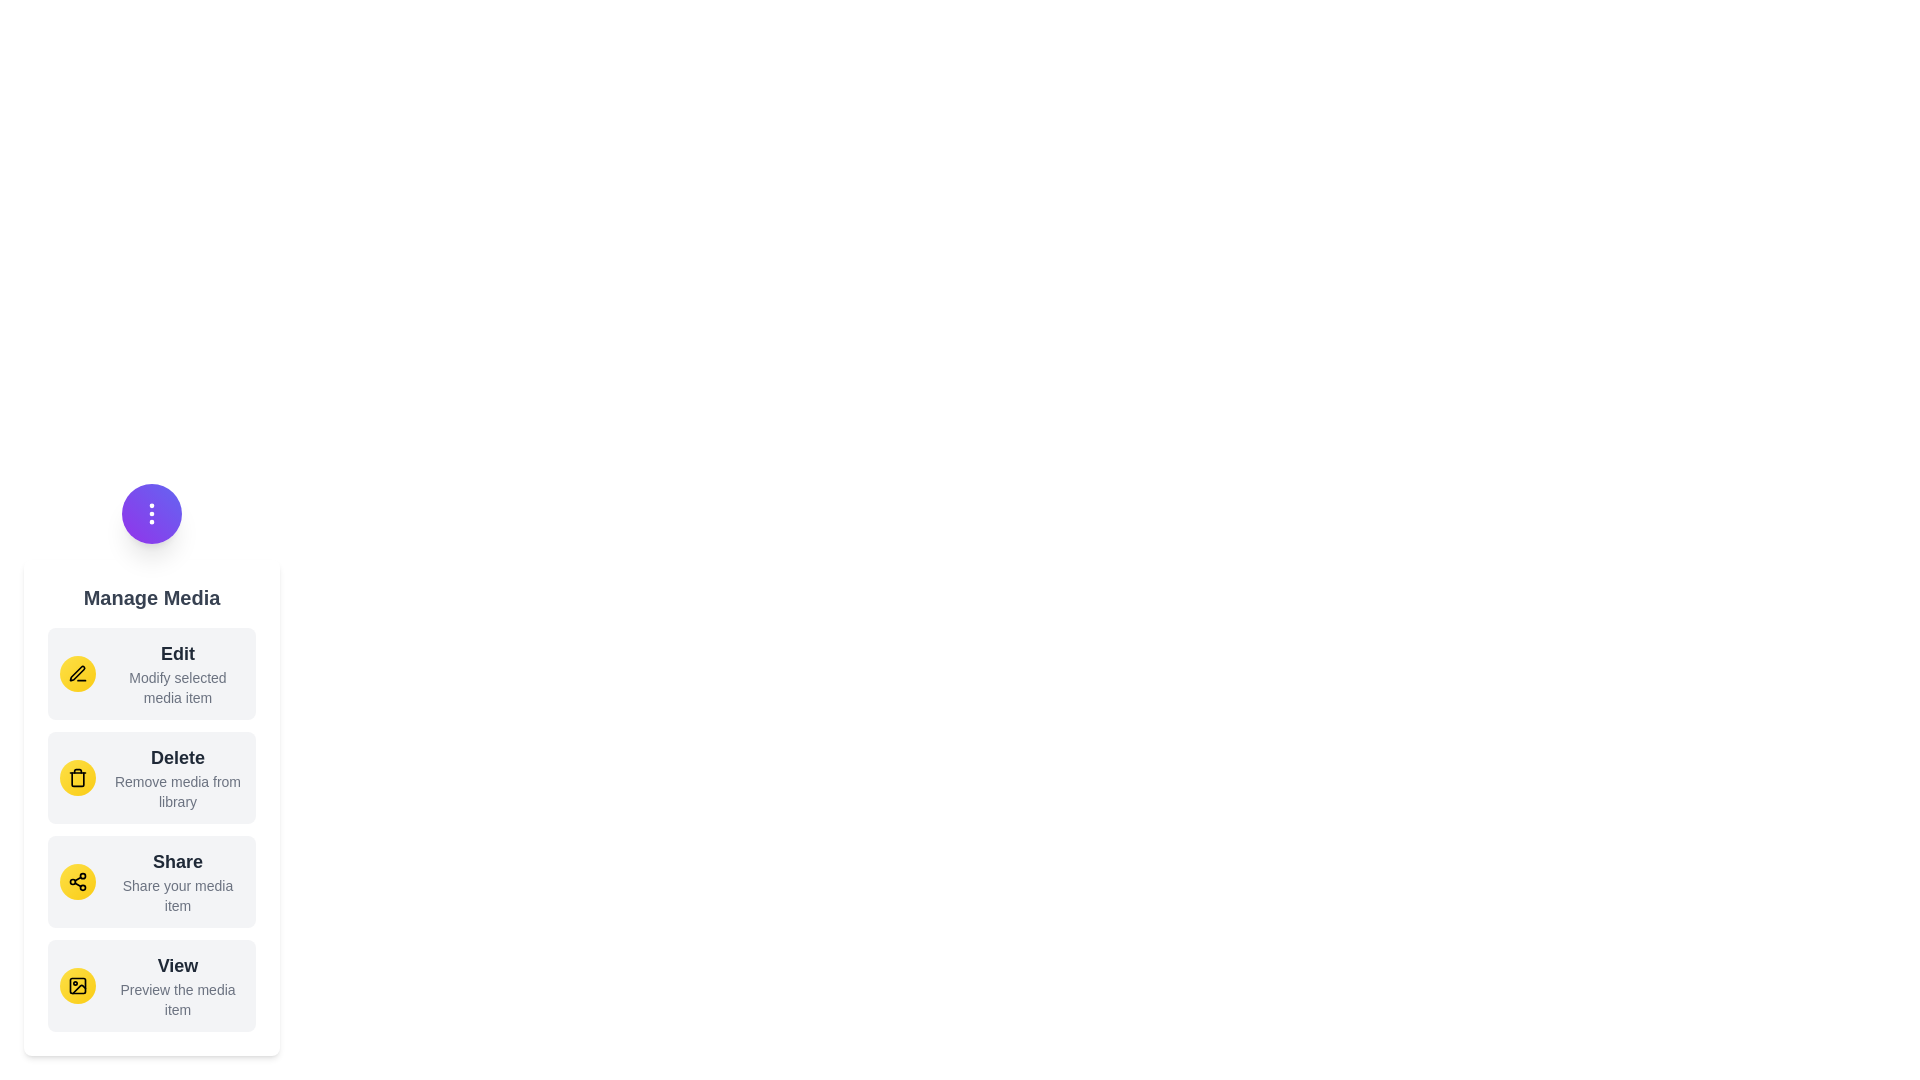  Describe the element at coordinates (151, 881) in the screenshot. I see `the 'Share' button in the menu` at that location.